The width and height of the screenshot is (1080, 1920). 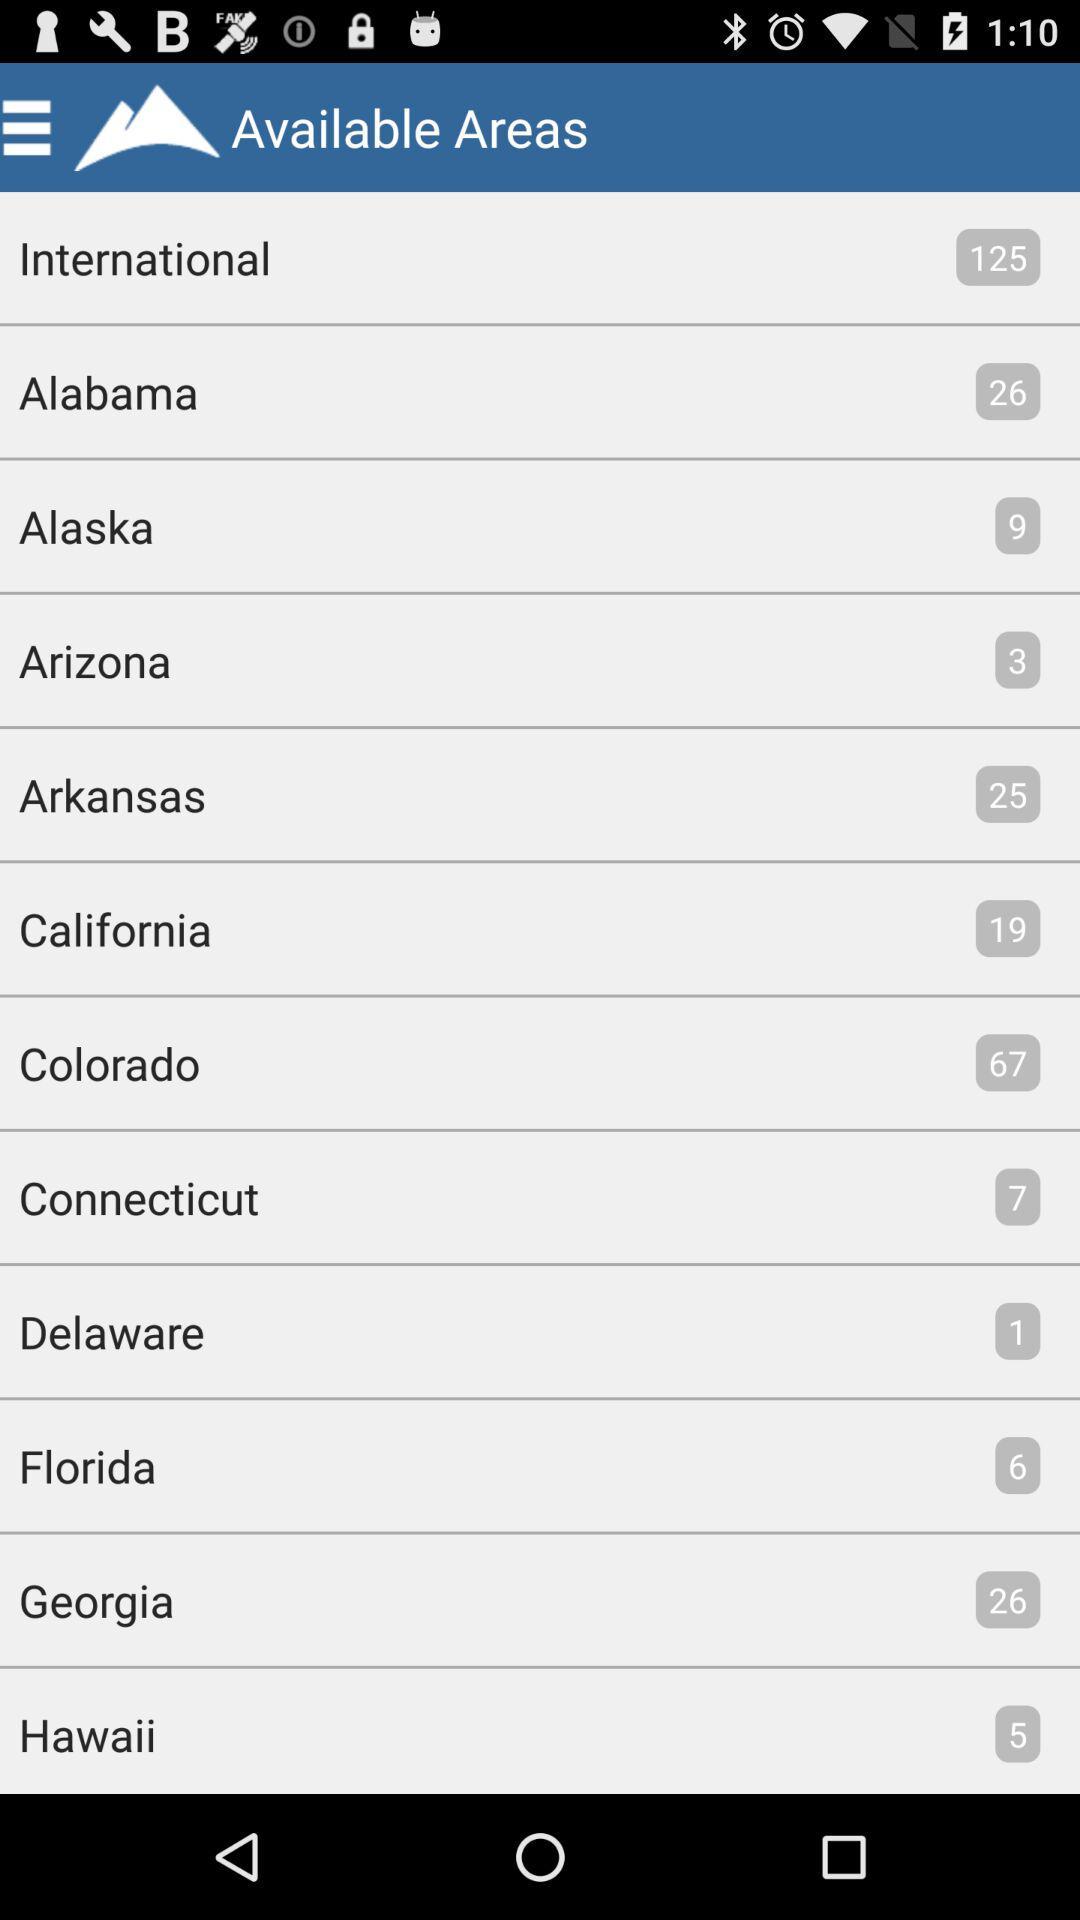 What do you see at coordinates (1007, 1061) in the screenshot?
I see `the app next to the colorado icon` at bounding box center [1007, 1061].